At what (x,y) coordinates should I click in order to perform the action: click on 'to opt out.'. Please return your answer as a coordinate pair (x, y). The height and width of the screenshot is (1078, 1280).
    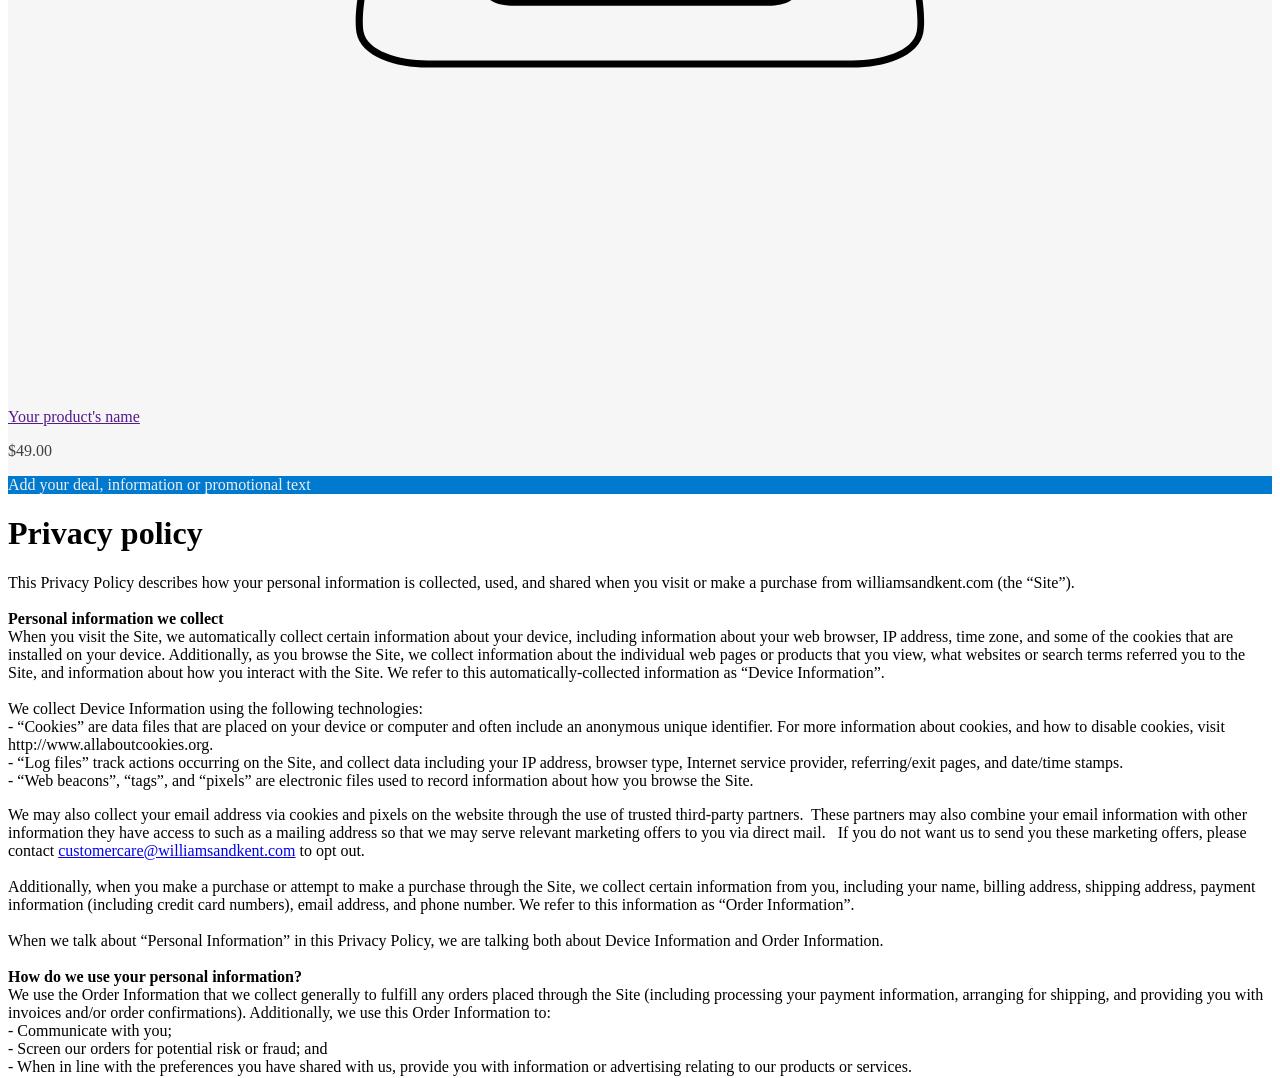
    Looking at the image, I should click on (329, 848).